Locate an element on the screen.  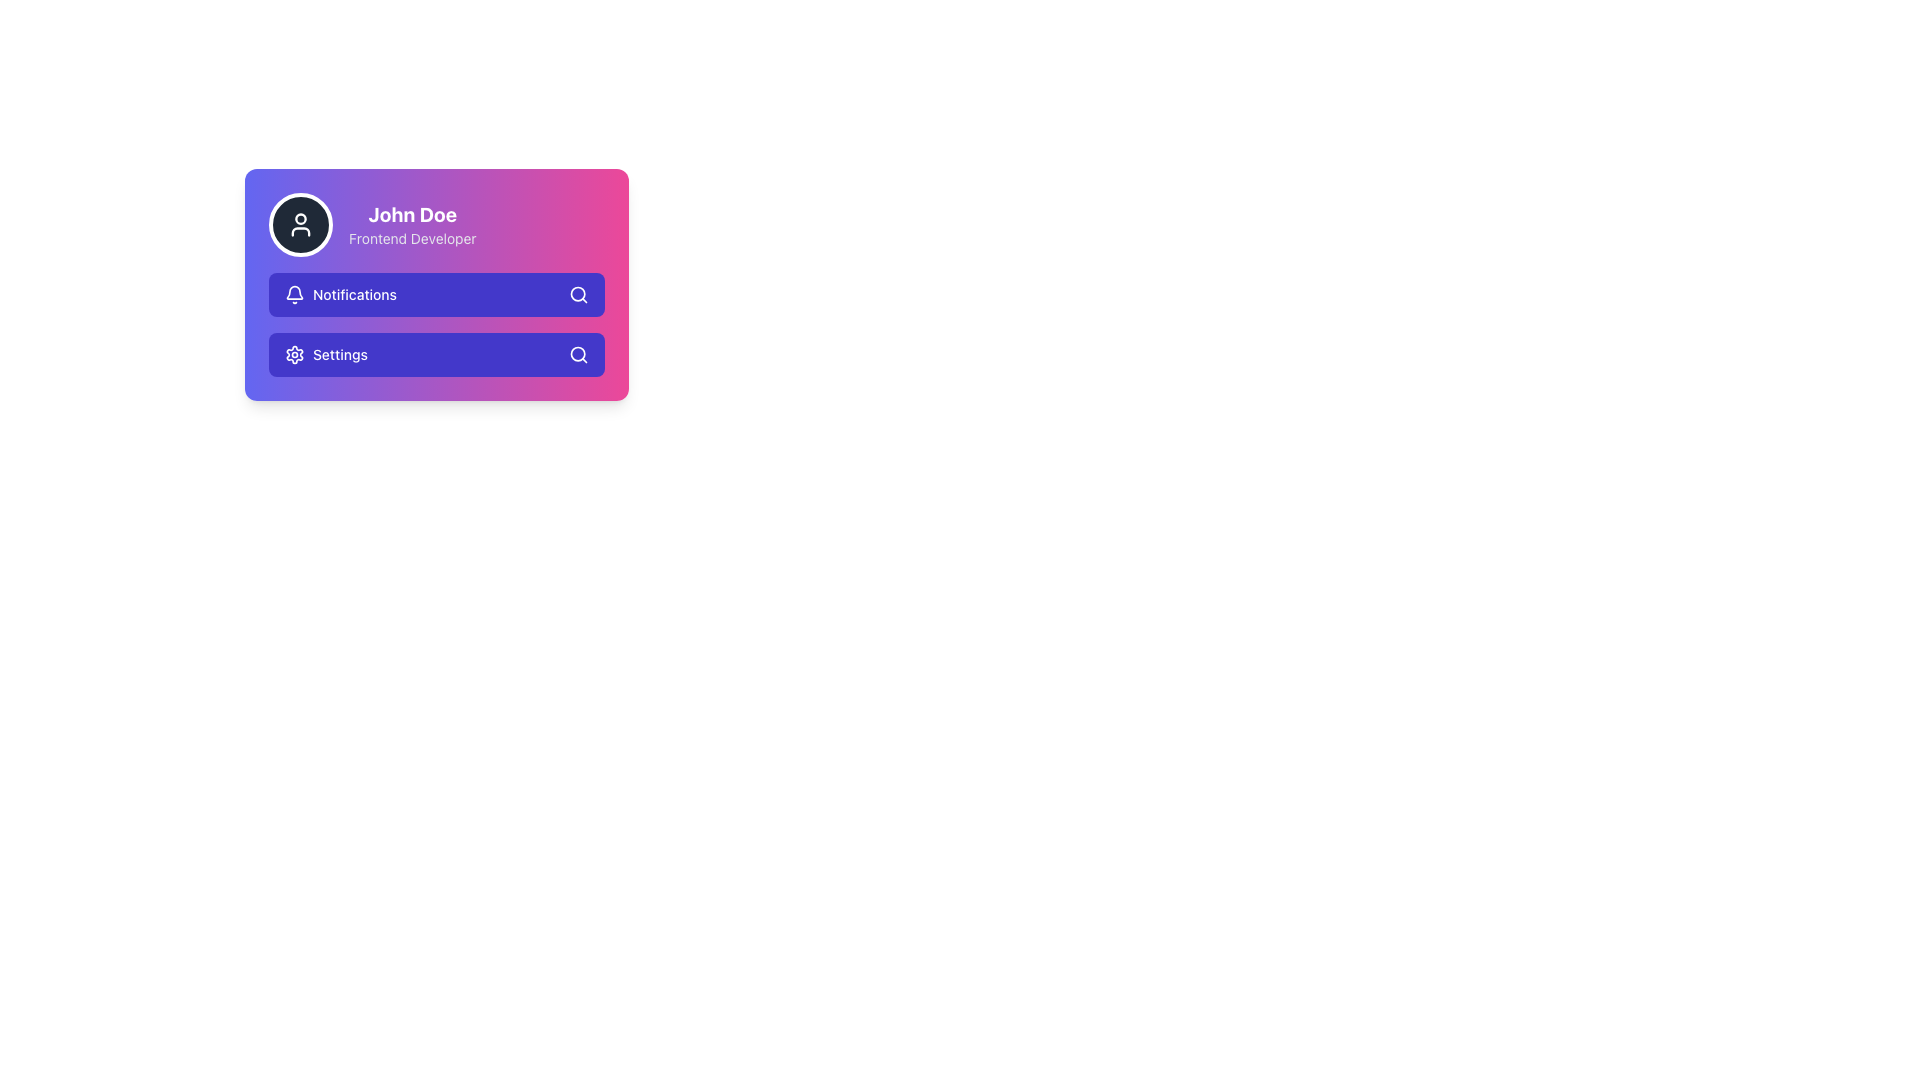
the search icon located inside the 'Notifications' button to initiate a search operation is located at coordinates (578, 294).